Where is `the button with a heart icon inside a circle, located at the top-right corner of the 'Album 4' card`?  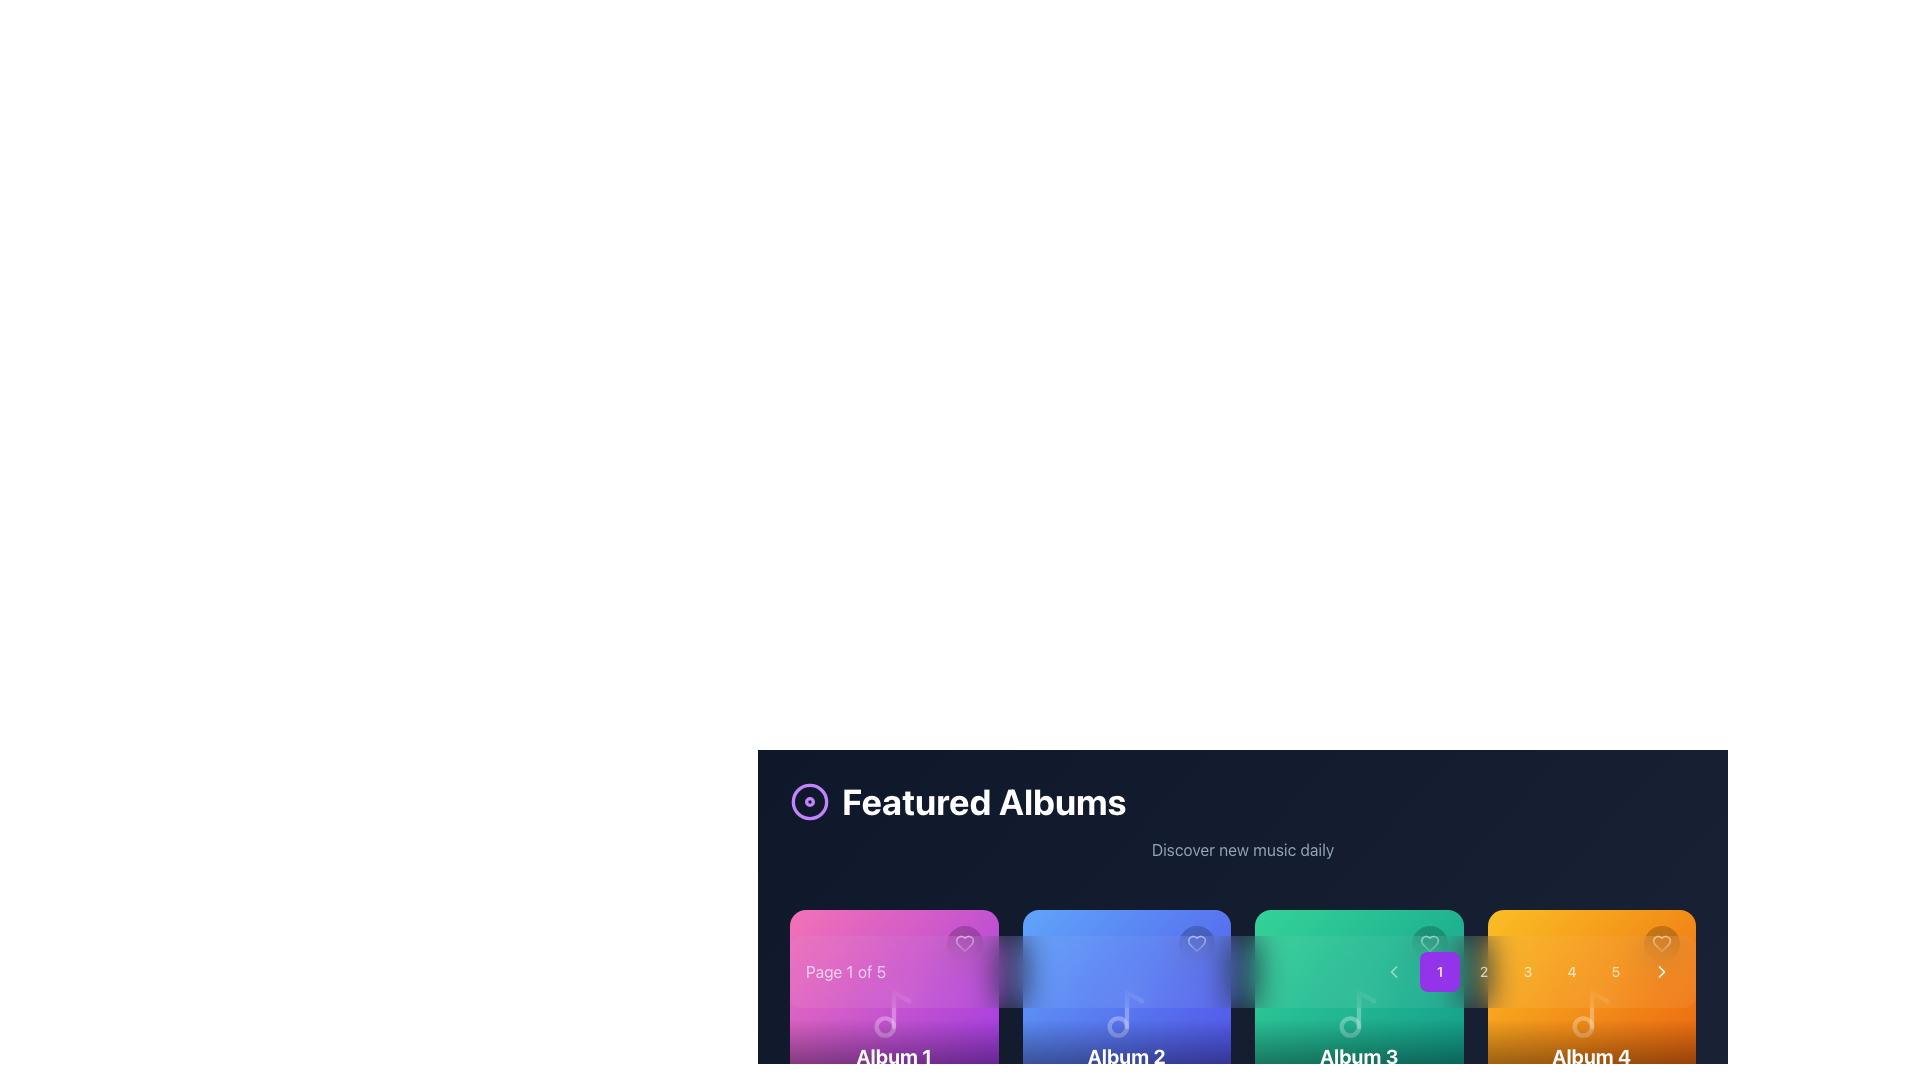 the button with a heart icon inside a circle, located at the top-right corner of the 'Album 4' card is located at coordinates (1661, 944).